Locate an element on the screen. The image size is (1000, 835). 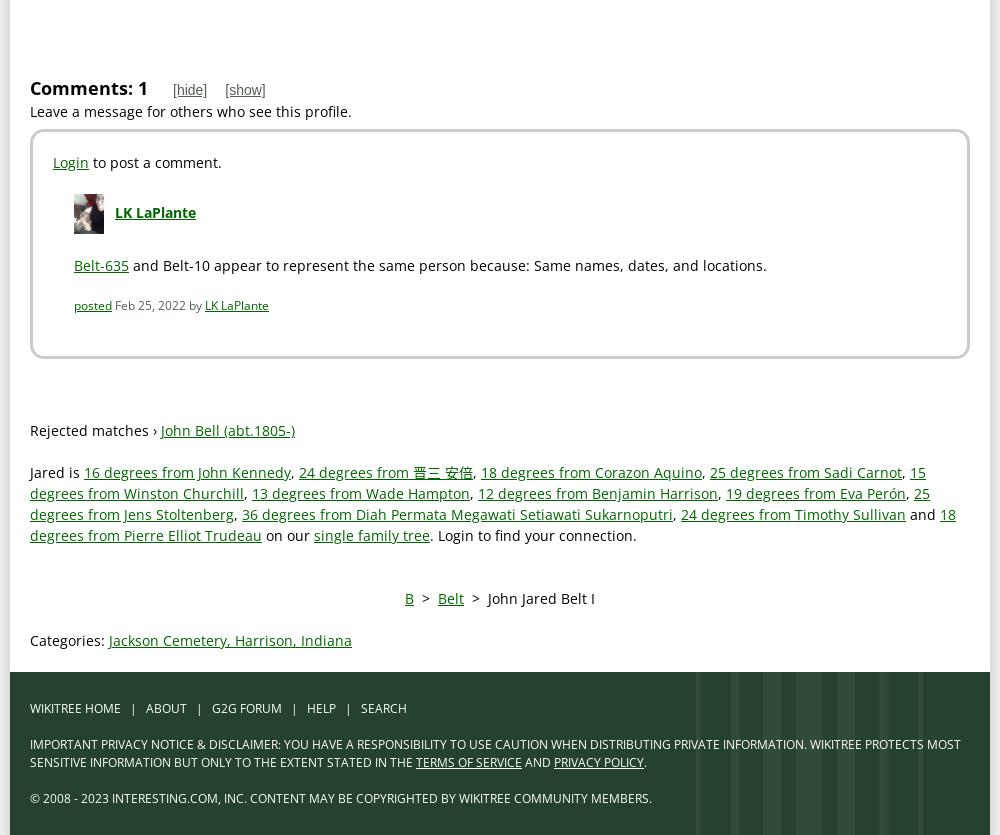
'by' is located at coordinates (194, 304).